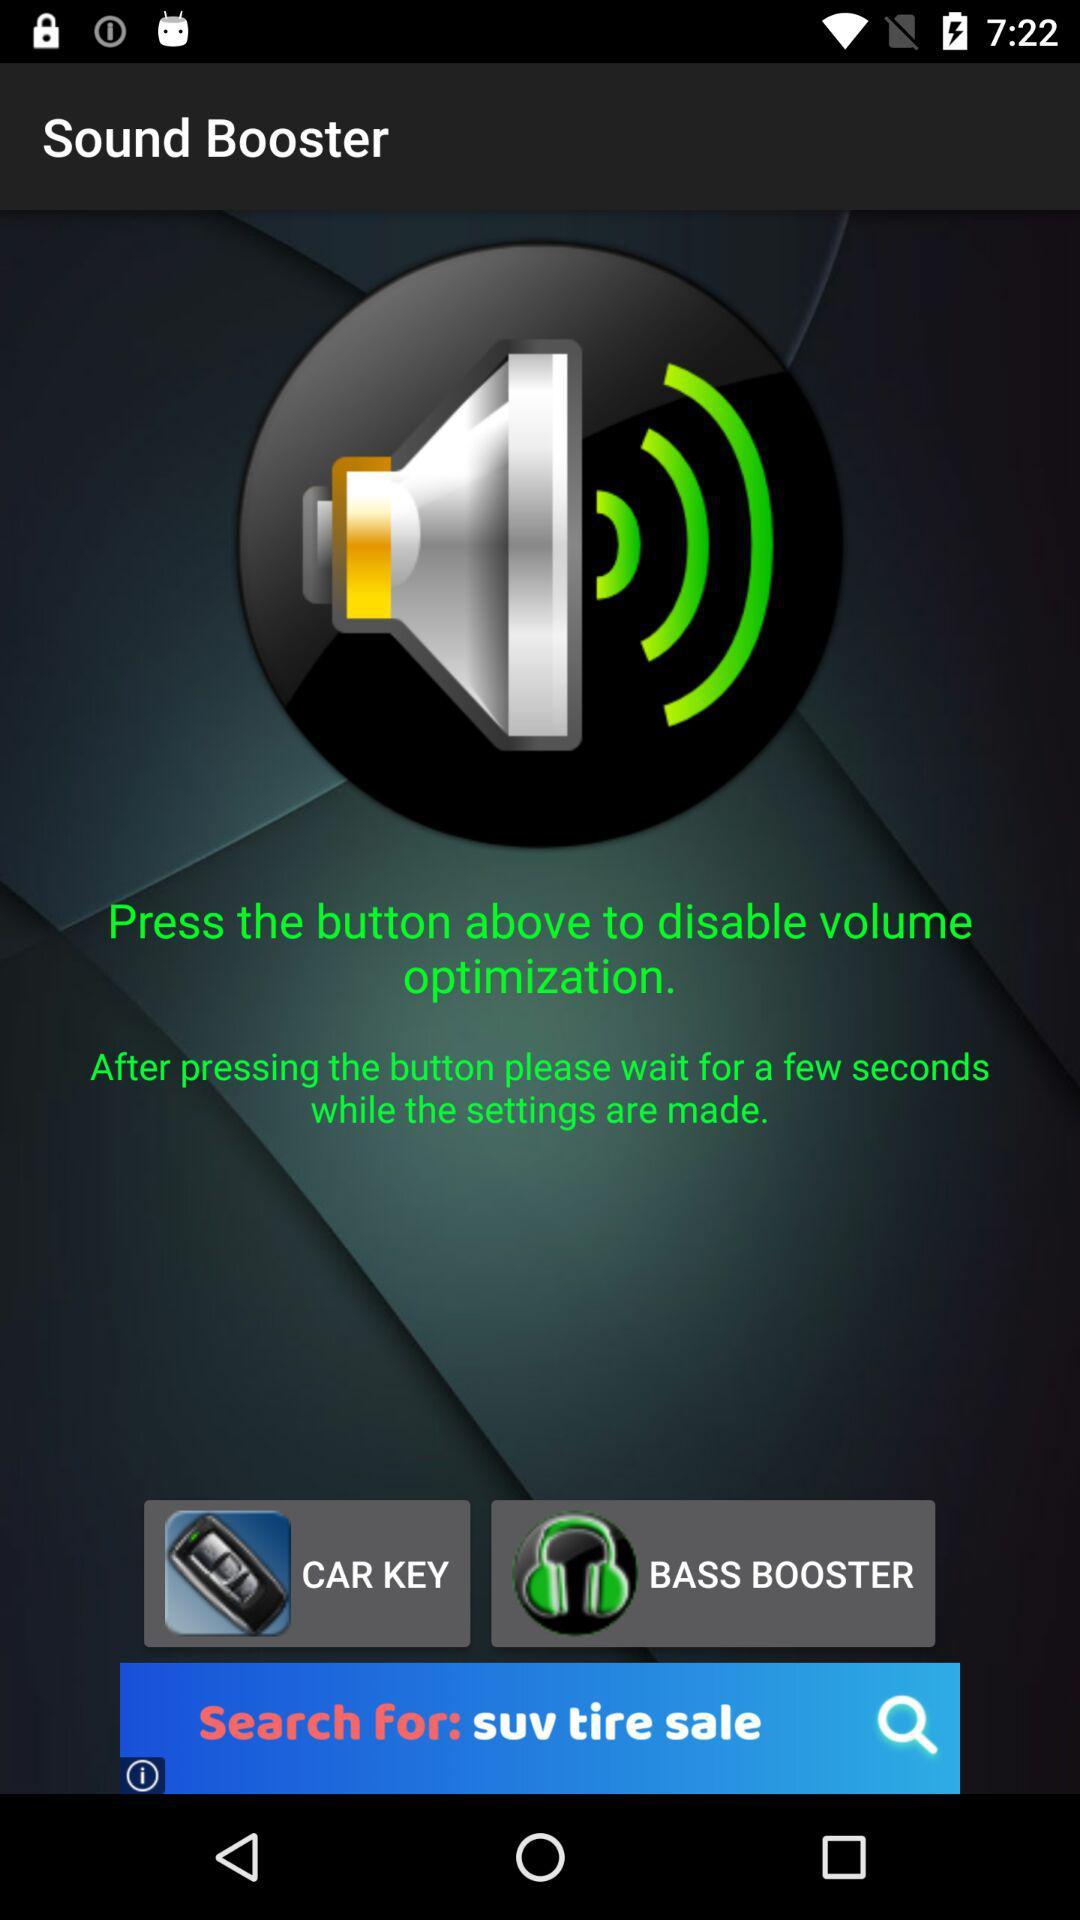 The image size is (1080, 1920). I want to click on the button below the car key item, so click(540, 1727).